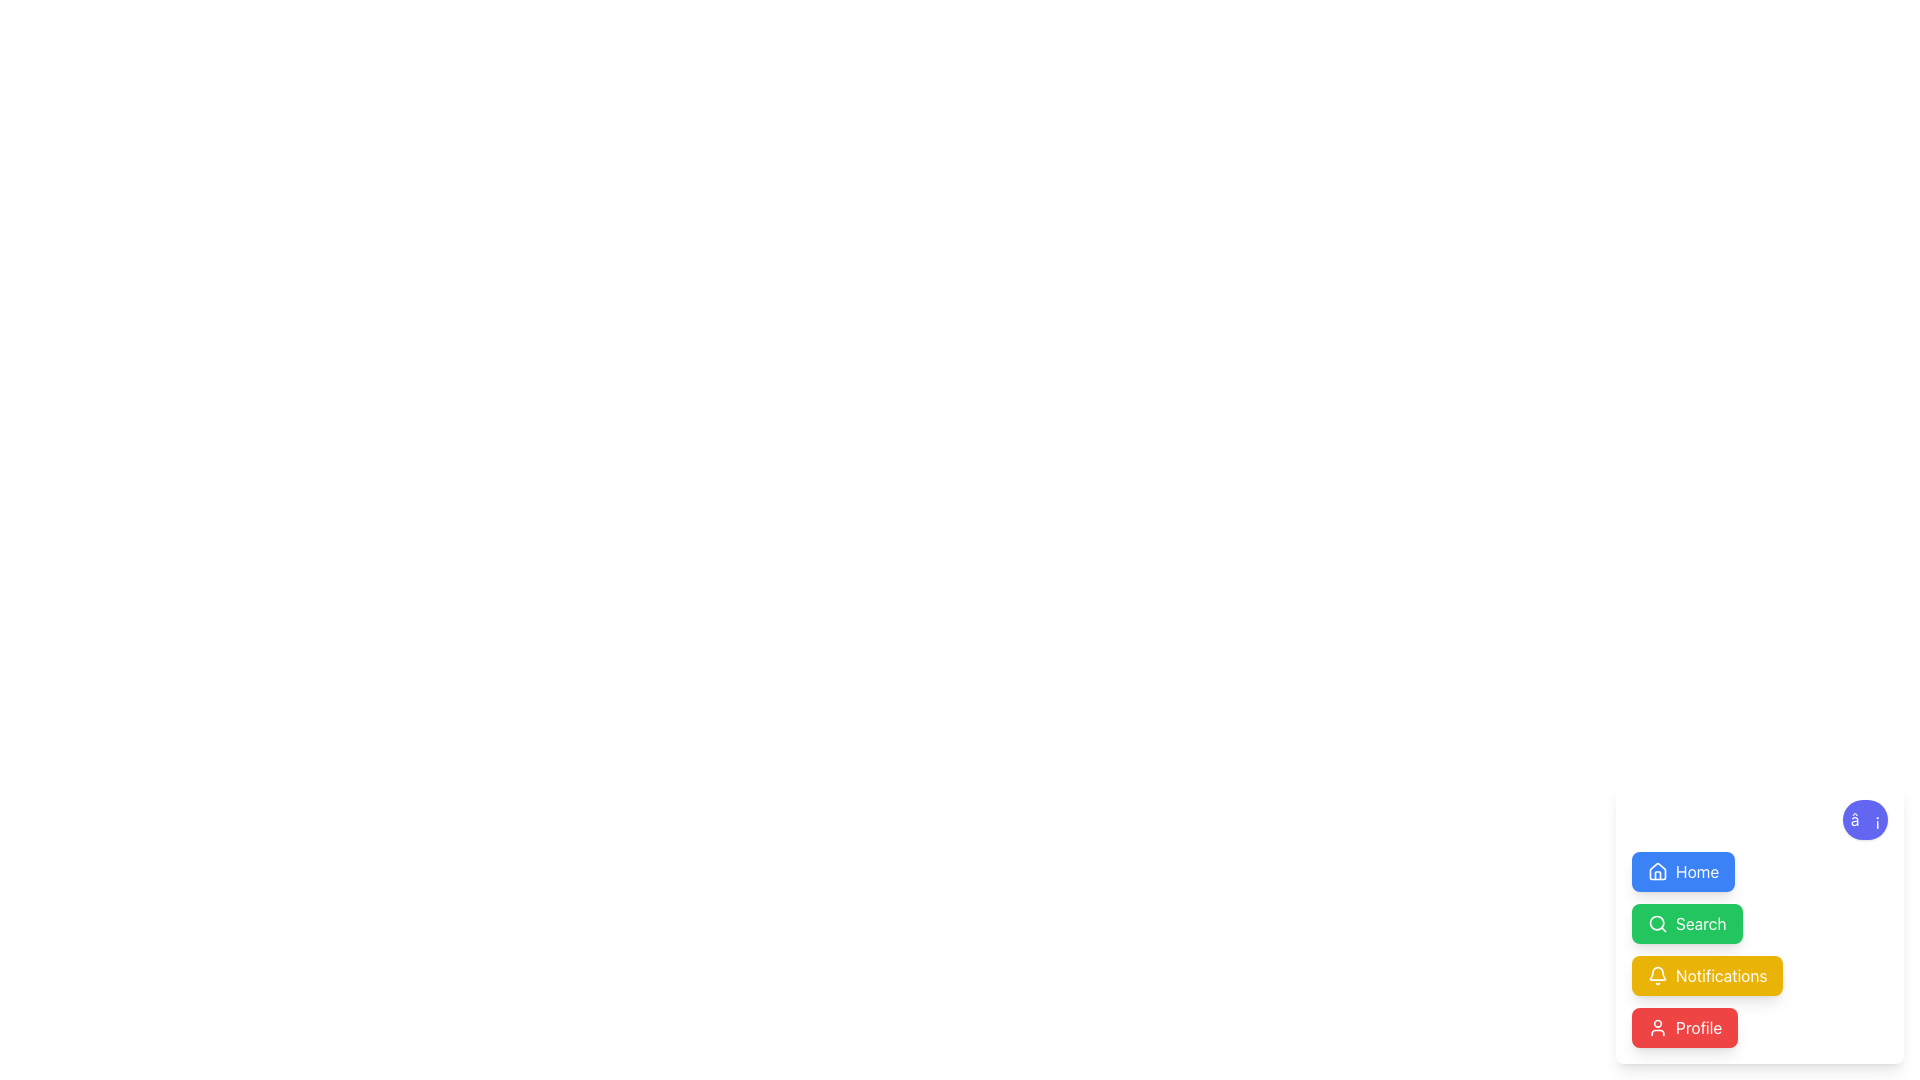  Describe the element at coordinates (1706, 974) in the screenshot. I see `the notifications button, which is located below the green 'Search' button and above the red 'Profile' button in the lower right segment of the application interface` at that location.